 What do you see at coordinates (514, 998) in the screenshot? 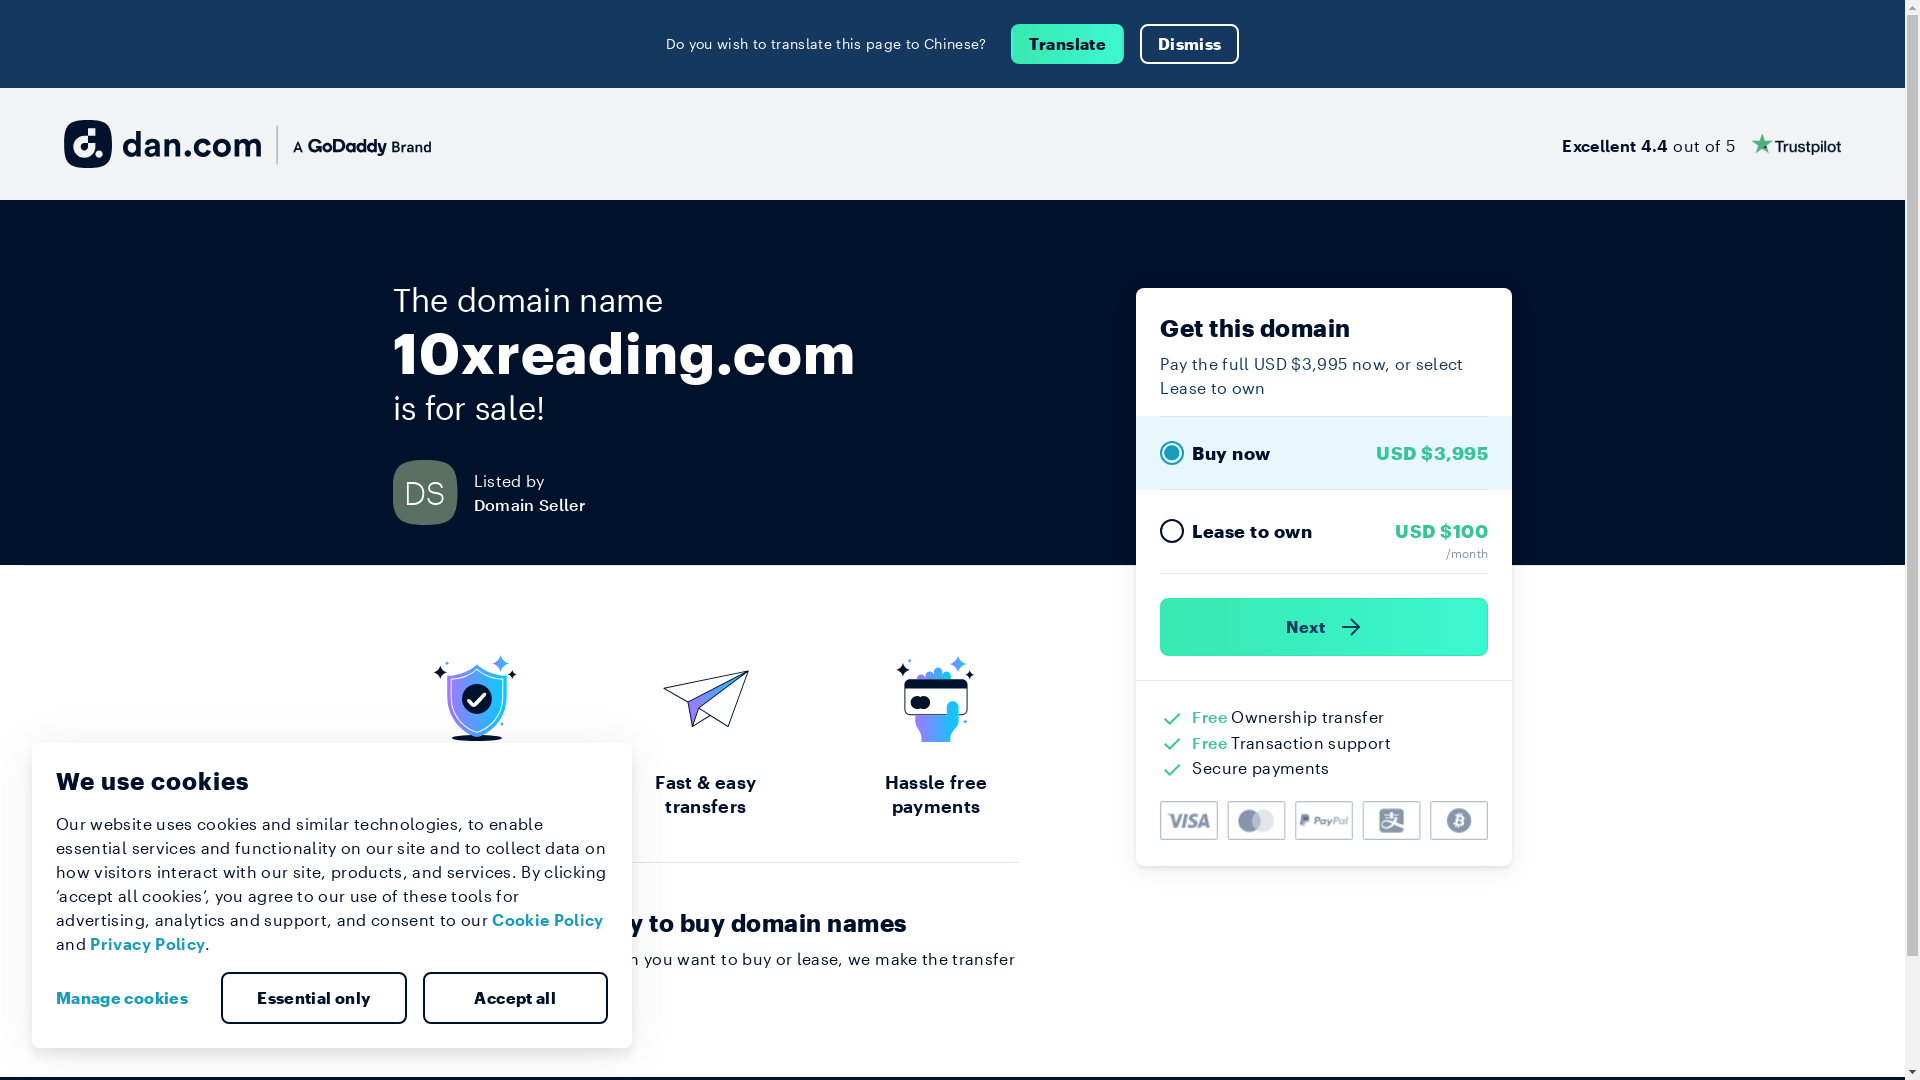
I see `'Accept all'` at bounding box center [514, 998].